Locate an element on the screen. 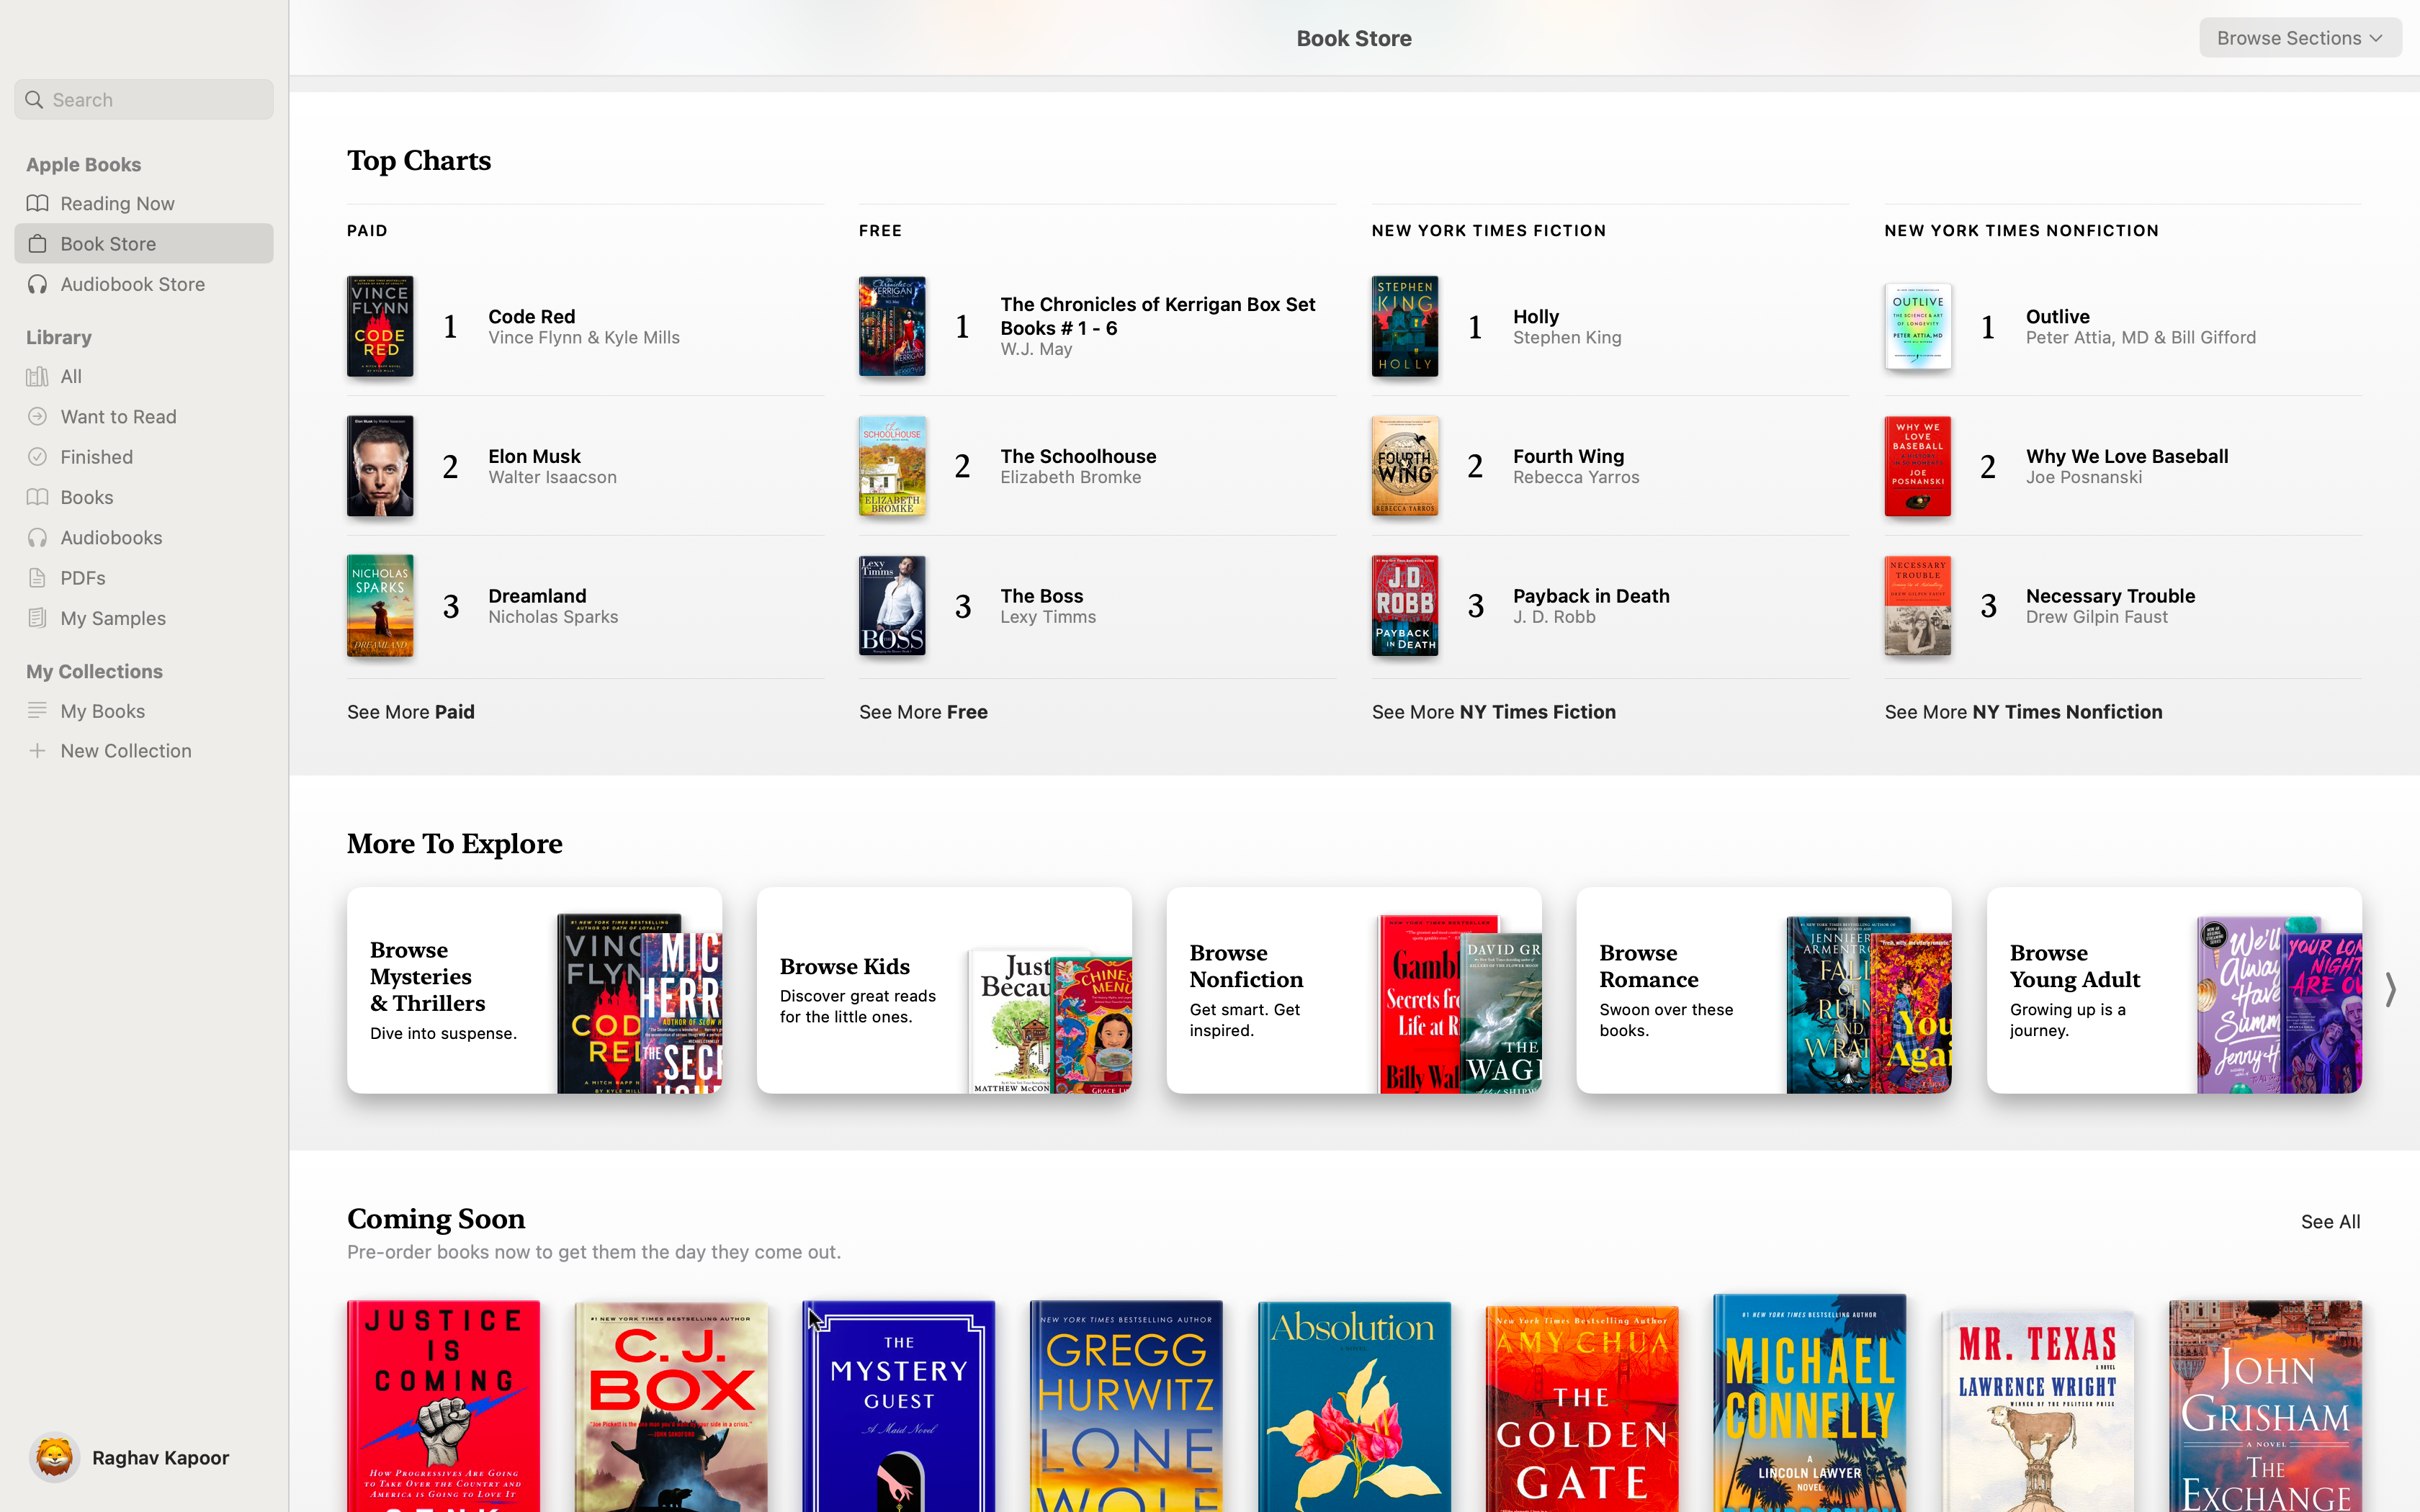 The width and height of the screenshot is (2420, 1512). the full list of trending paid books is located at coordinates (412, 706).